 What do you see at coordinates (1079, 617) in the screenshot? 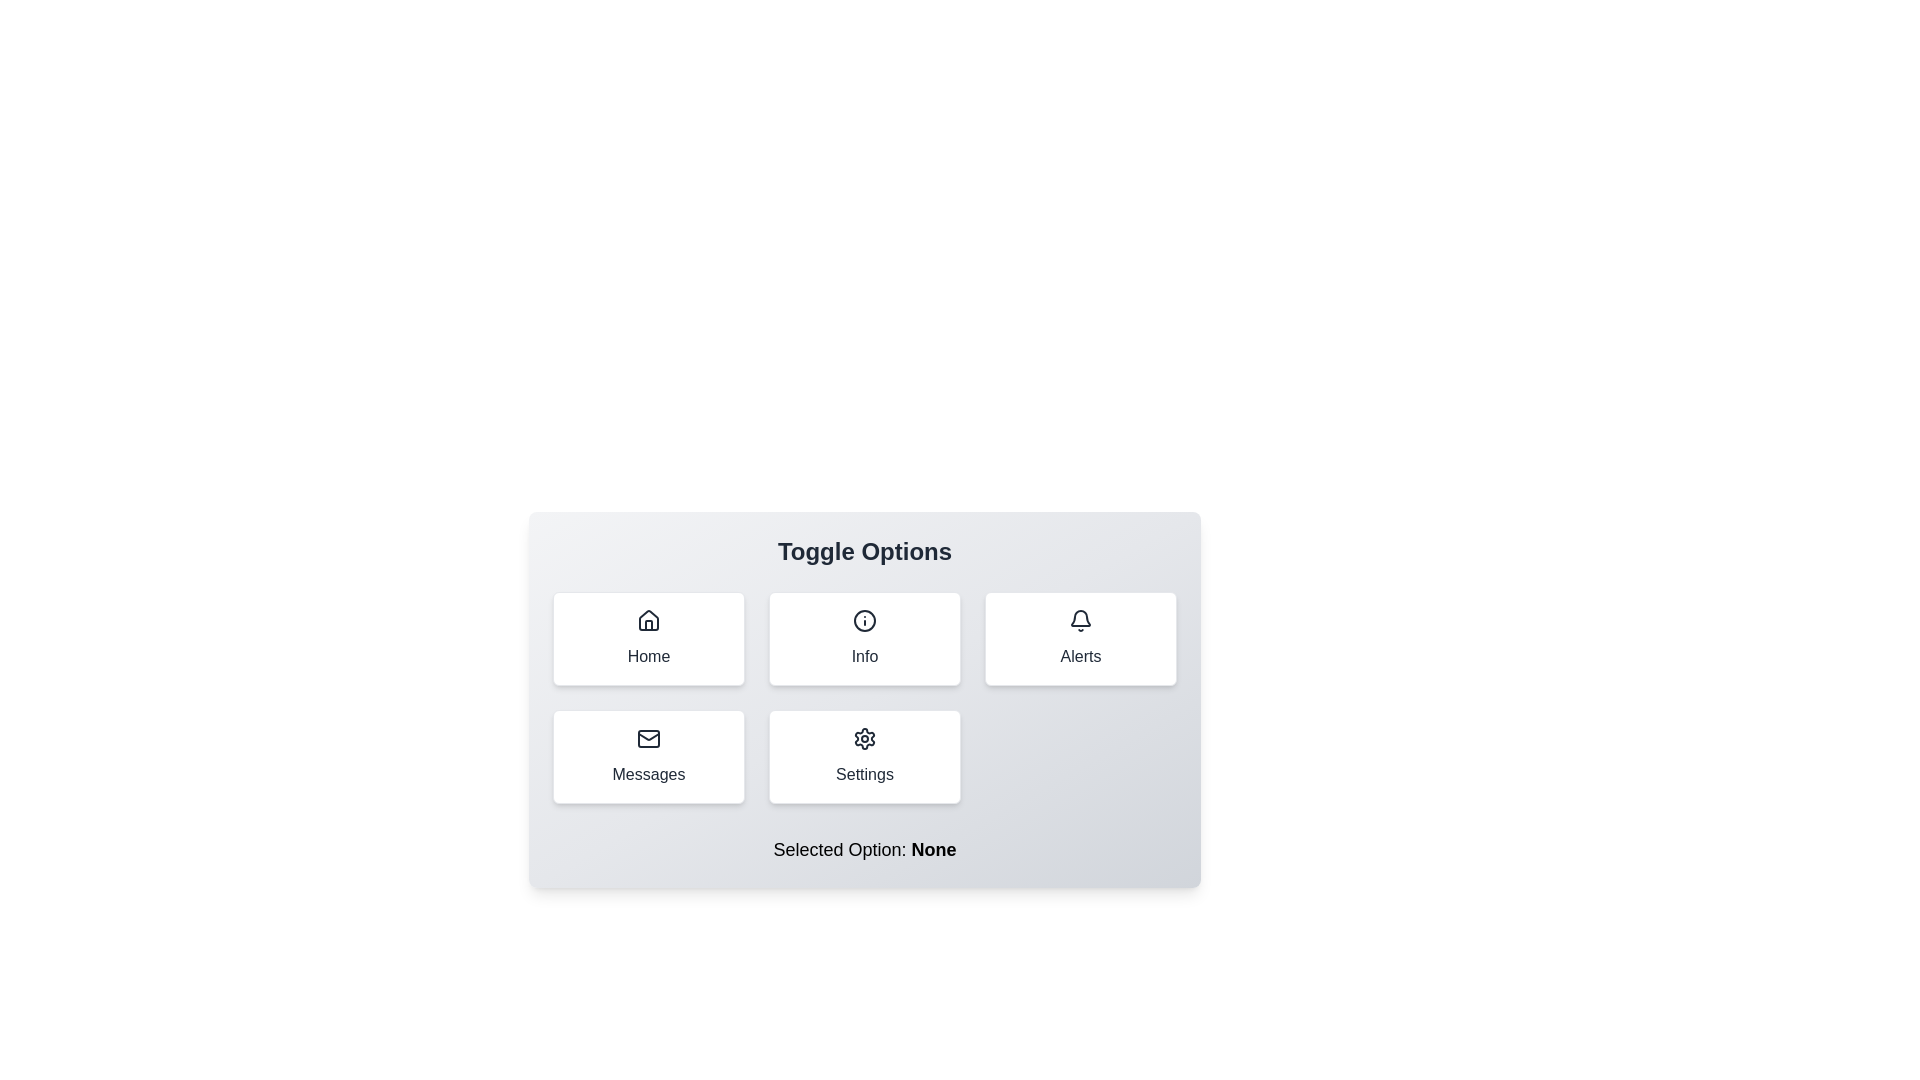
I see `the bell icon within the 'Alerts' button in the top-right corner of the interface to trigger the related action, if enabled` at bounding box center [1079, 617].